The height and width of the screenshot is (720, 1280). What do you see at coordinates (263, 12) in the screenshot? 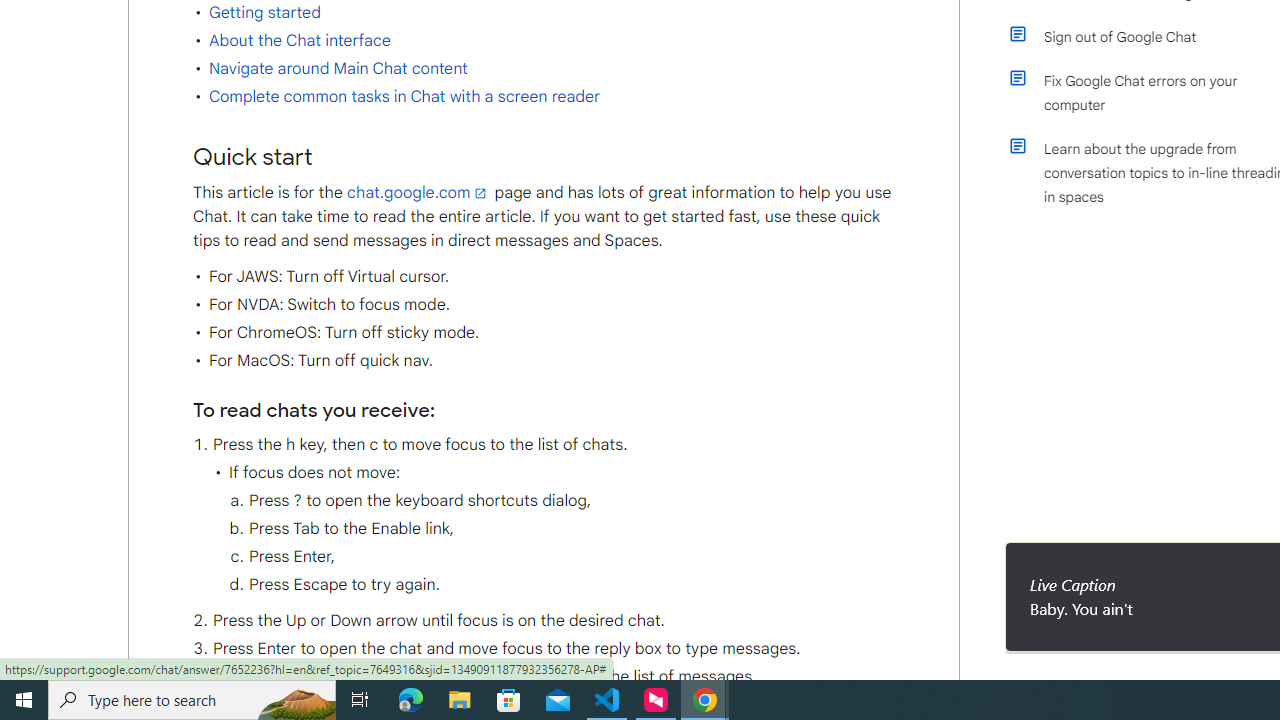
I see `'Getting started'` at bounding box center [263, 12].